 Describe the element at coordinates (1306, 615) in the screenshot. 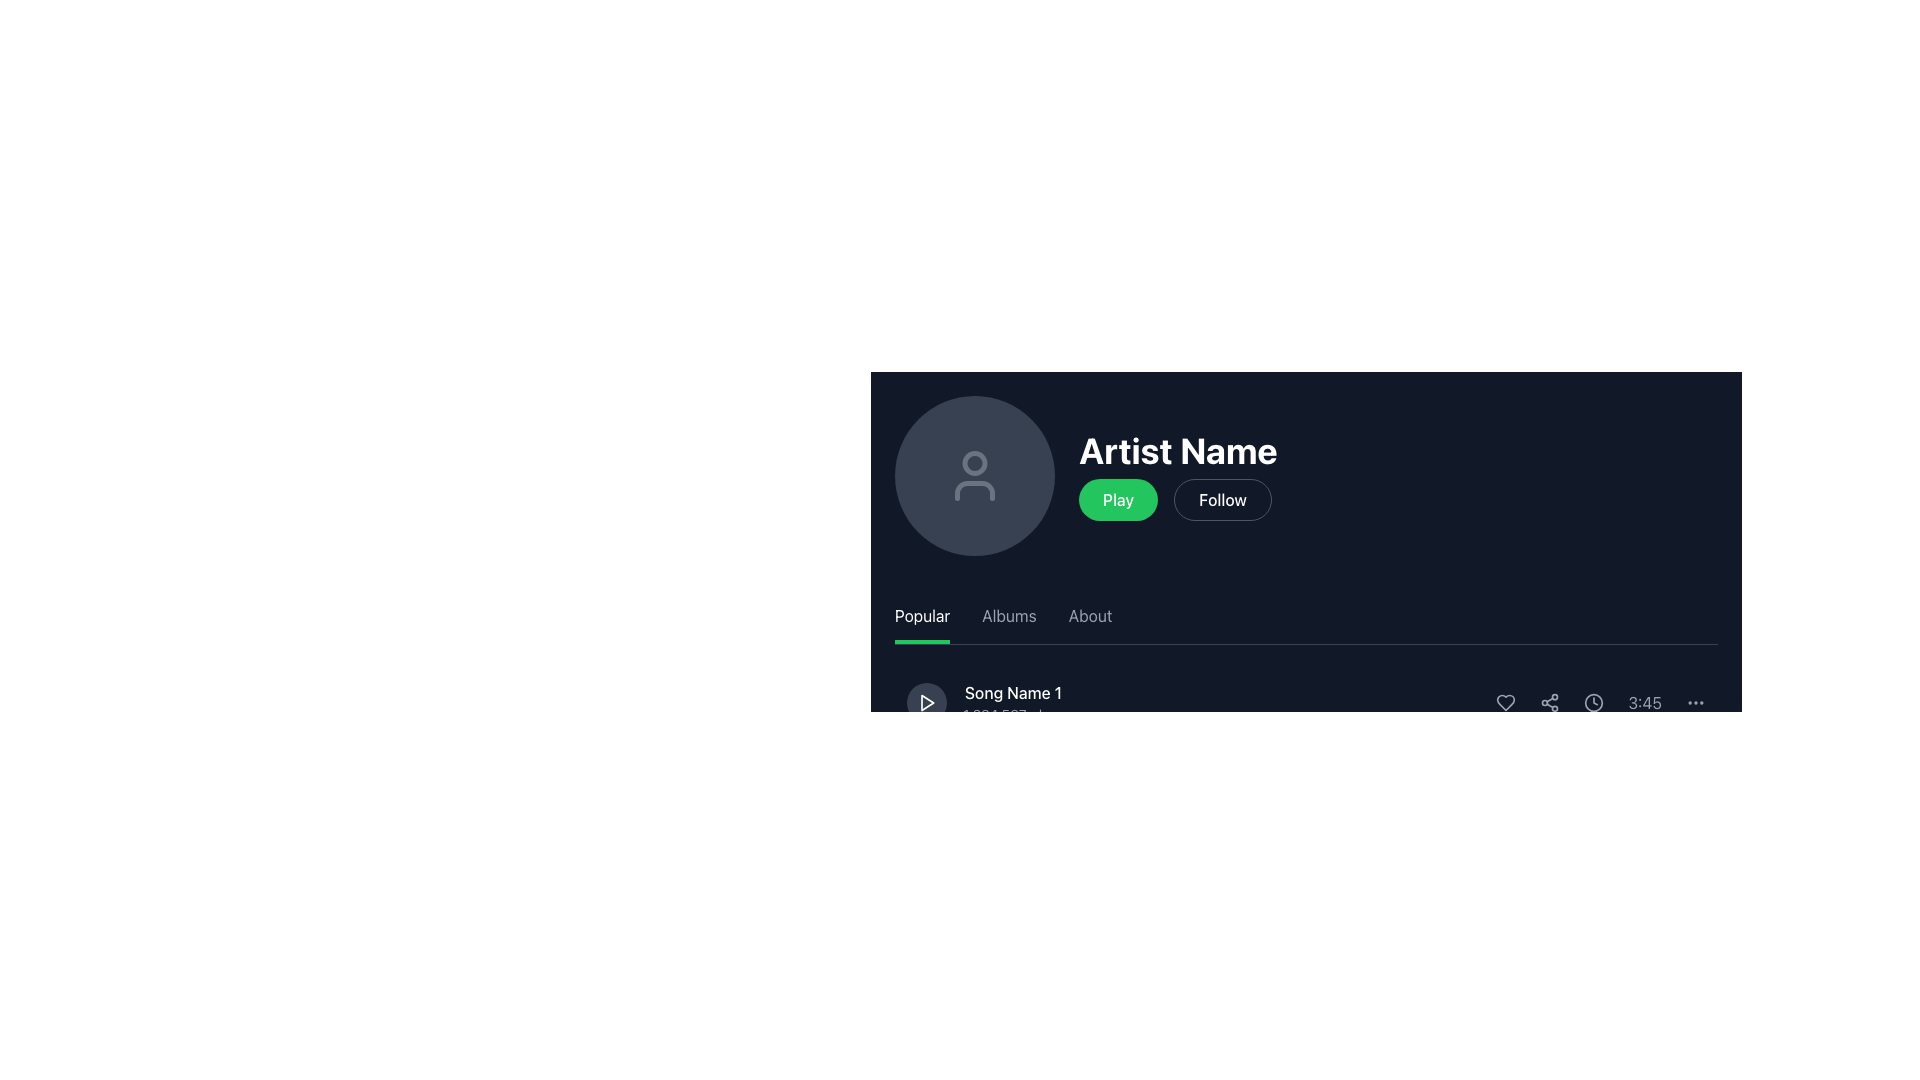

I see `the 'About' tab in the horizontal navigation bar, which includes the tabs 'Popular', 'Albums', and 'About'` at that location.